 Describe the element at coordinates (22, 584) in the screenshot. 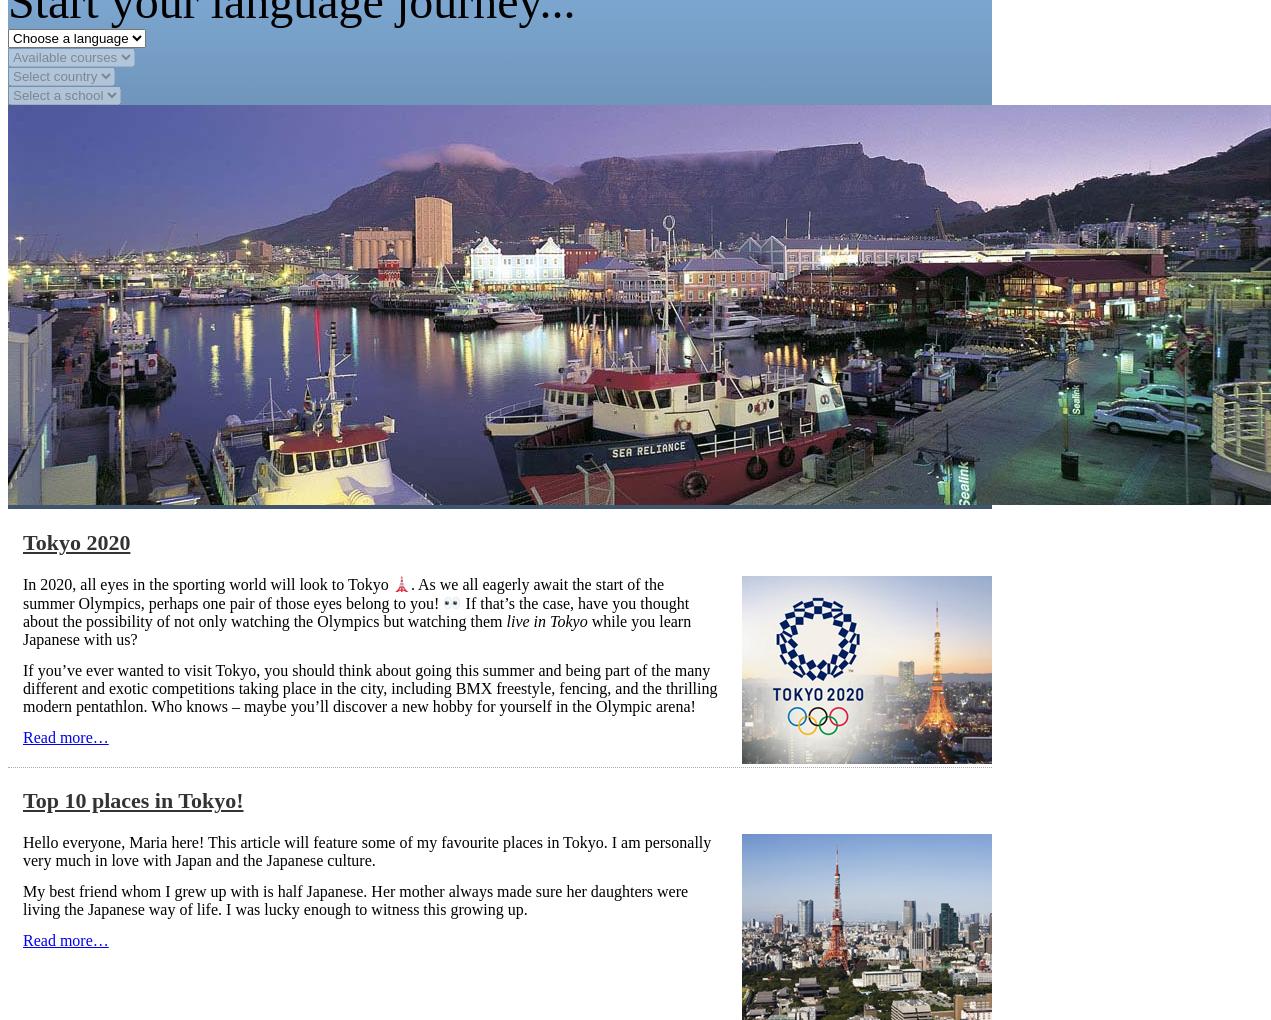

I see `'In 2020, all eyes in the sporting world will look to Tokyo'` at that location.